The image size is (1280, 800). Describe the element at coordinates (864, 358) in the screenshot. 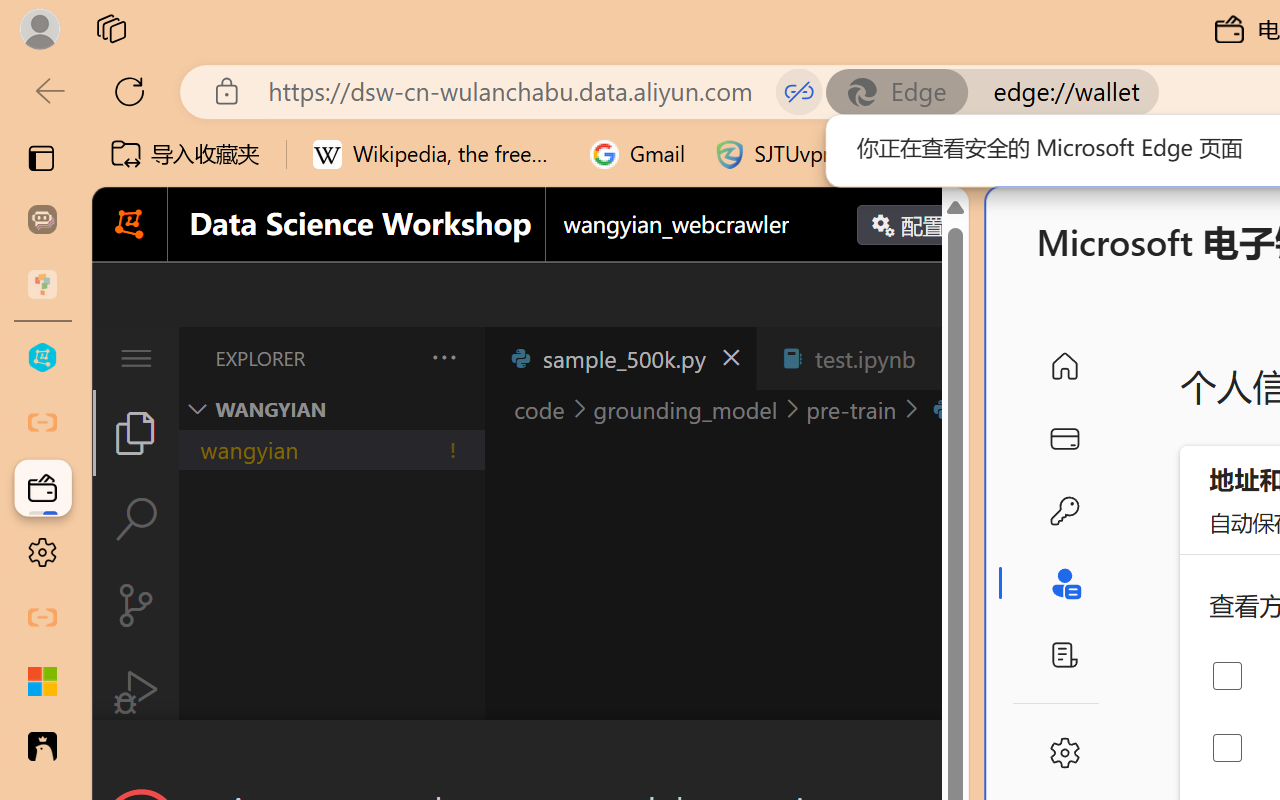

I see `'test.ipynb'` at that location.